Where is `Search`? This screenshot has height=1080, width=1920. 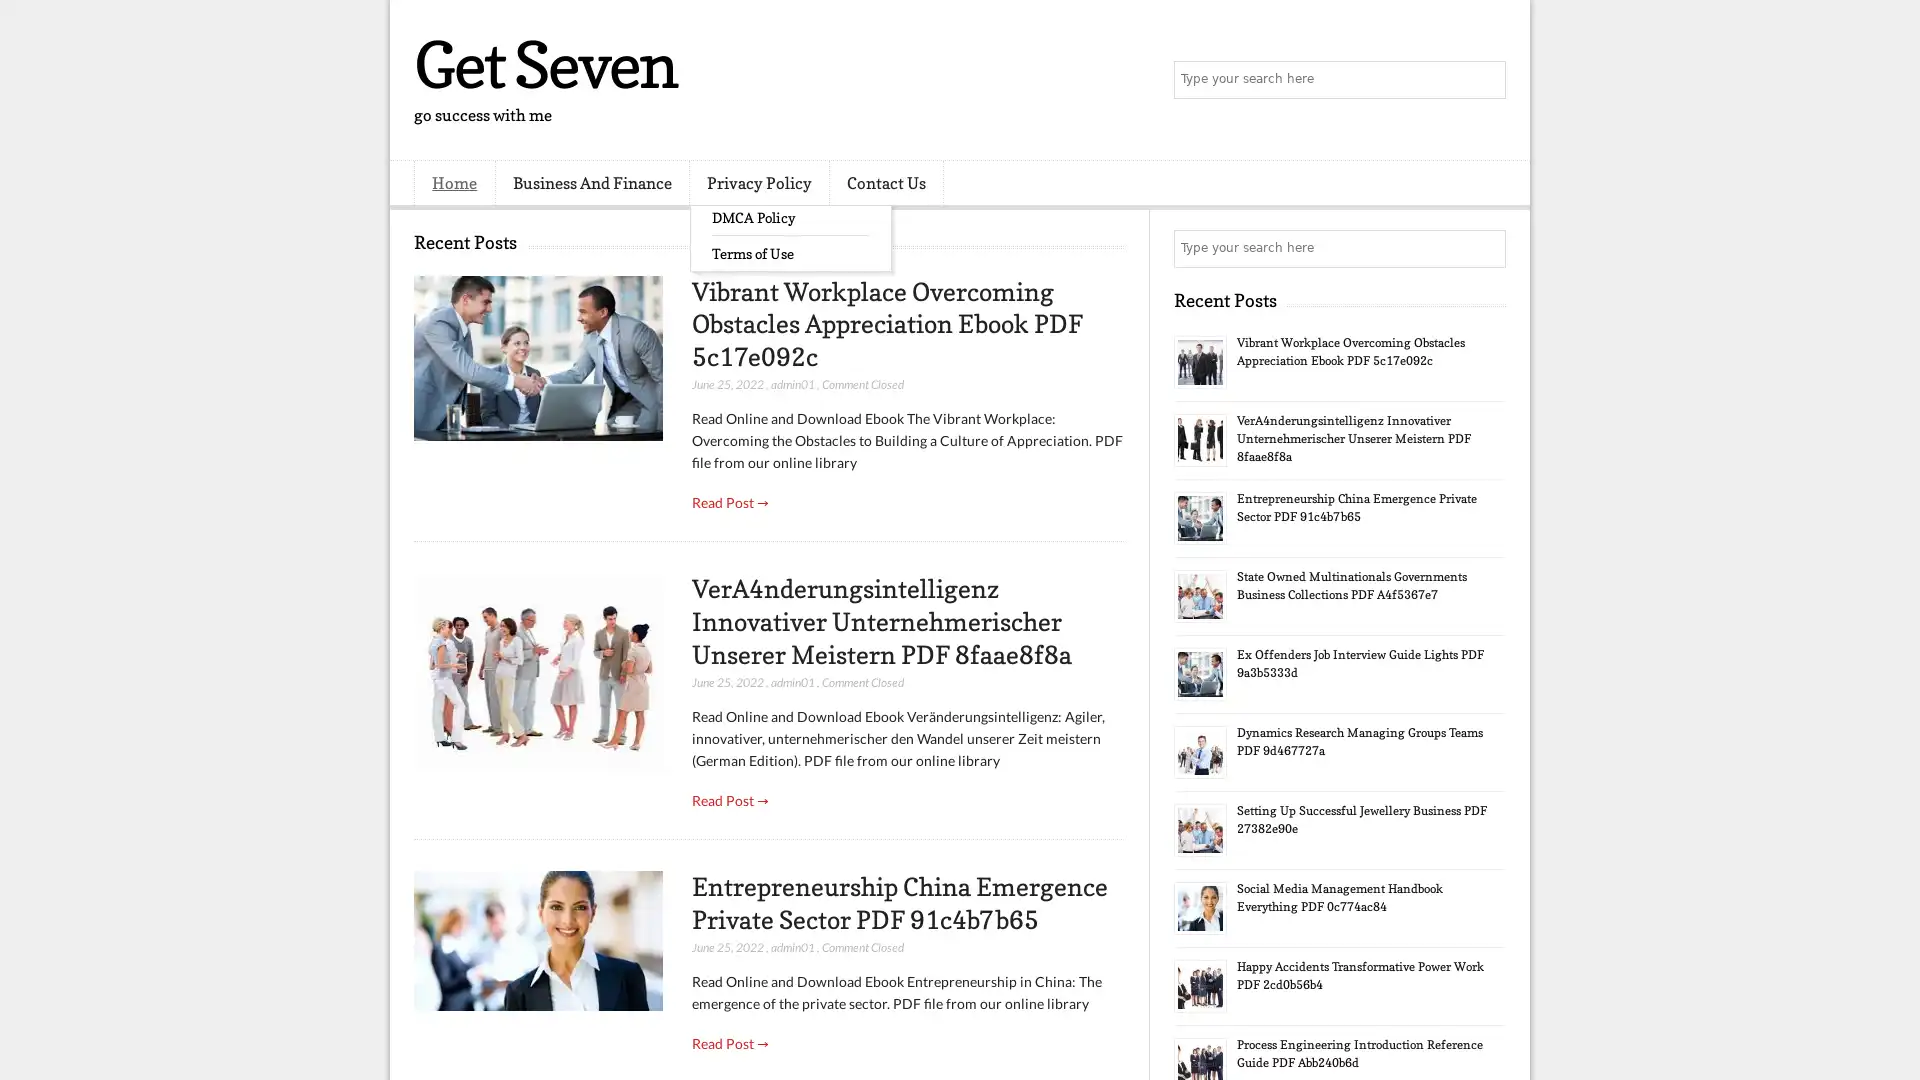 Search is located at coordinates (1485, 248).